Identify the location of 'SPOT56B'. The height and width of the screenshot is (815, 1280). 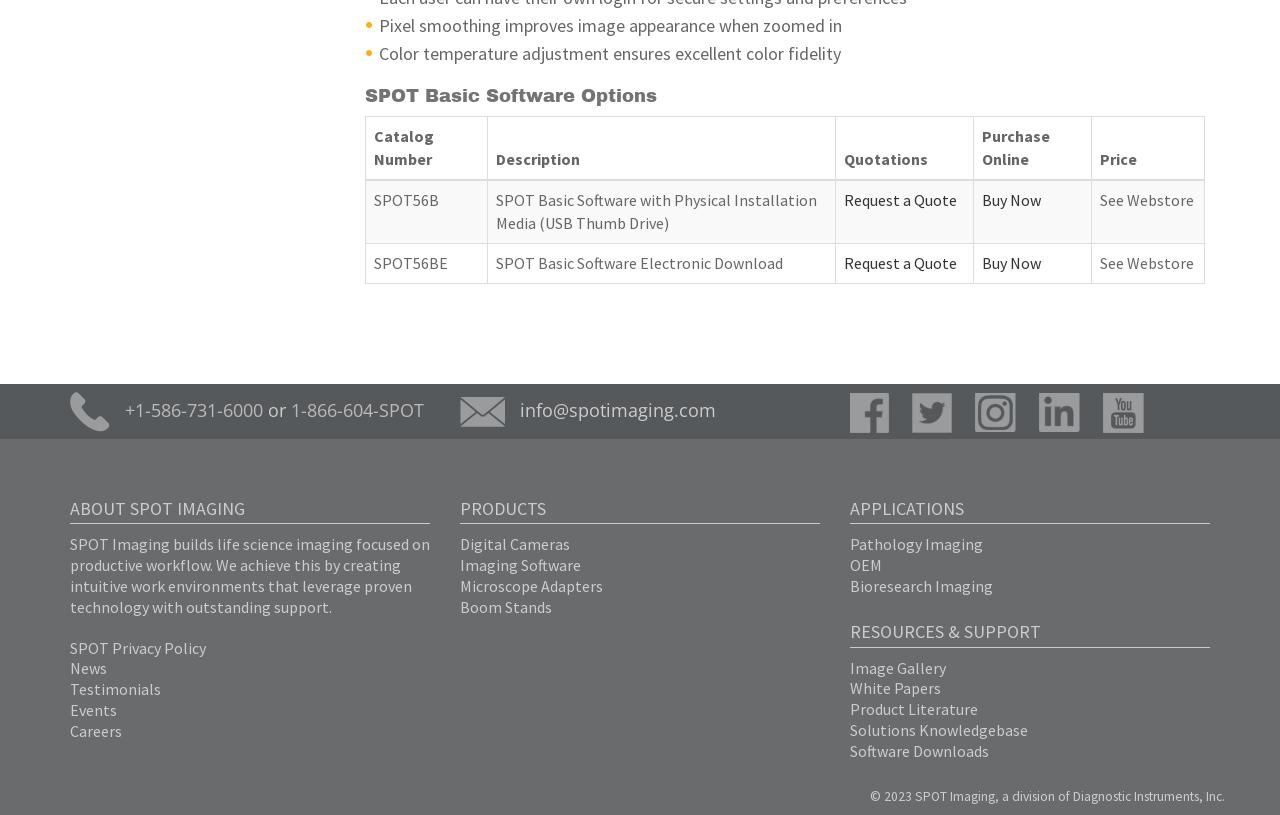
(374, 200).